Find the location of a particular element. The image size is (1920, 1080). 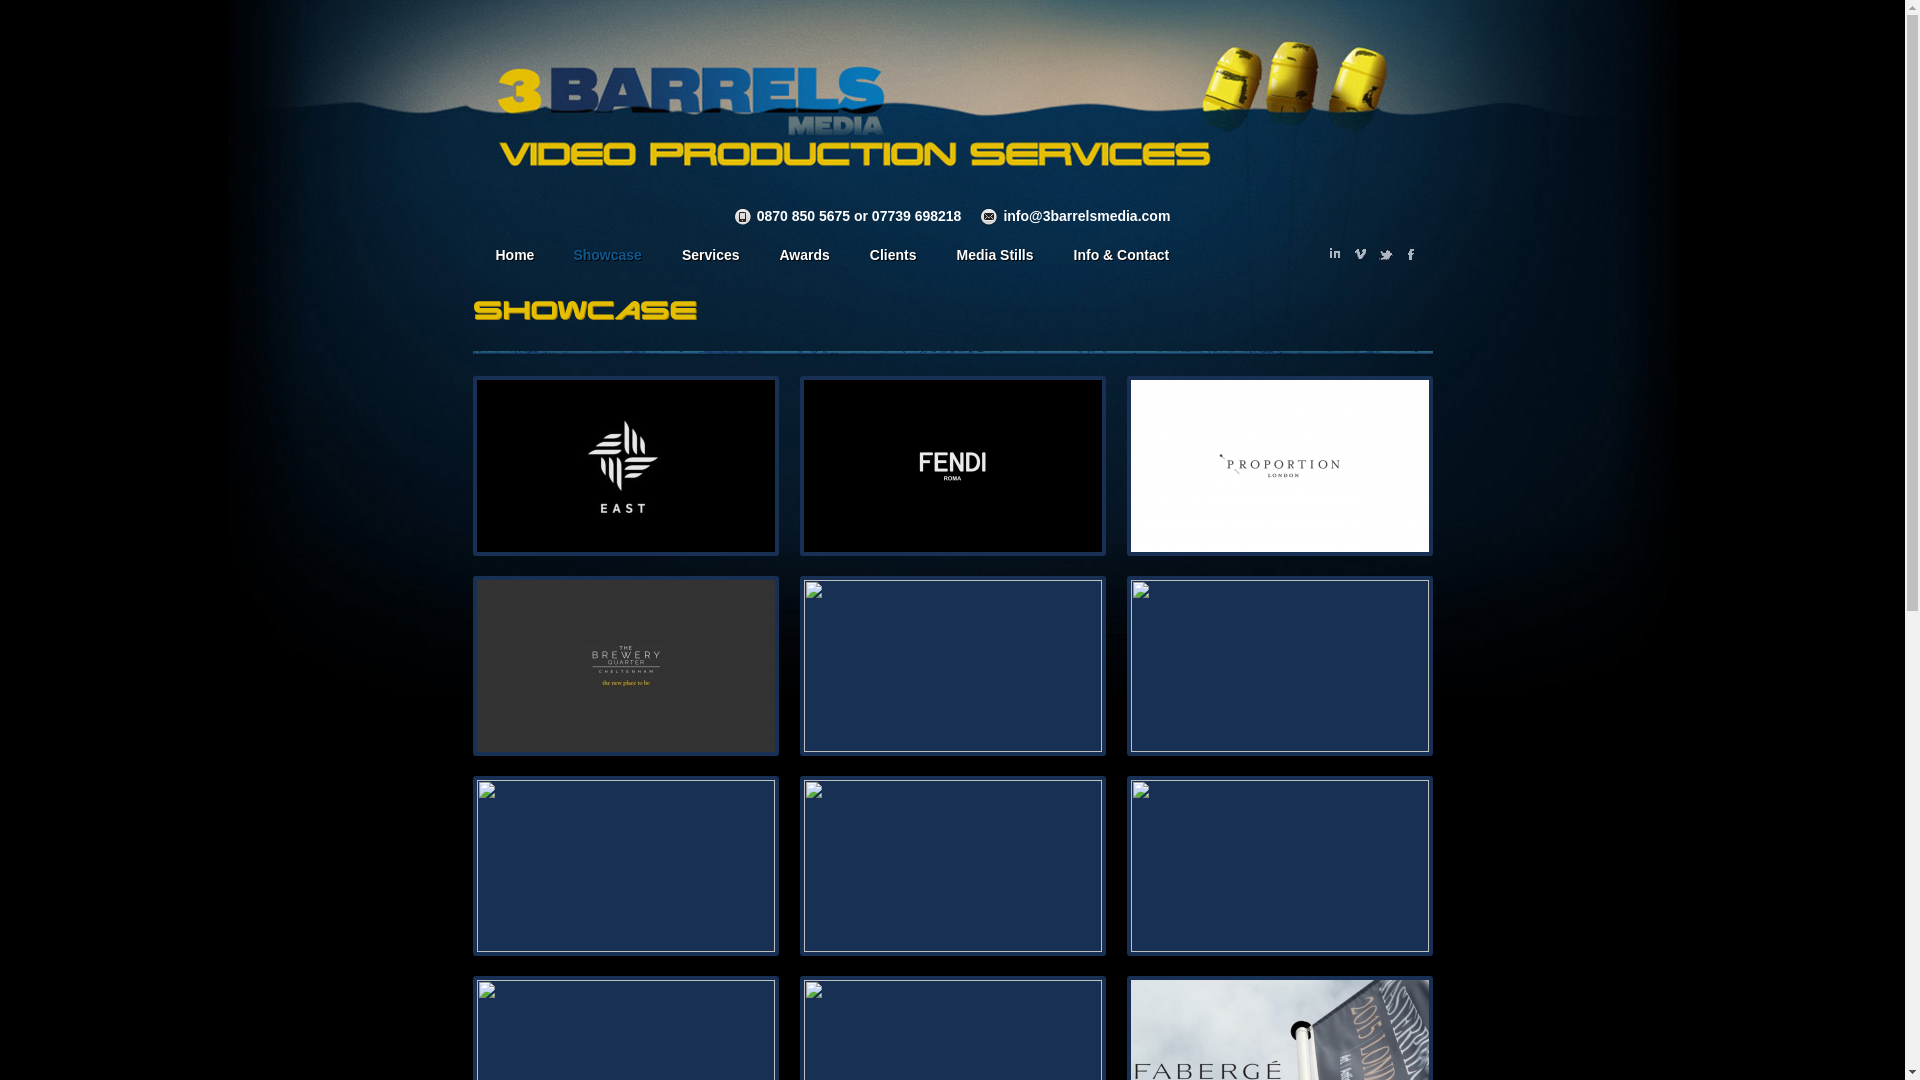

'Info & Contact' is located at coordinates (1122, 257).